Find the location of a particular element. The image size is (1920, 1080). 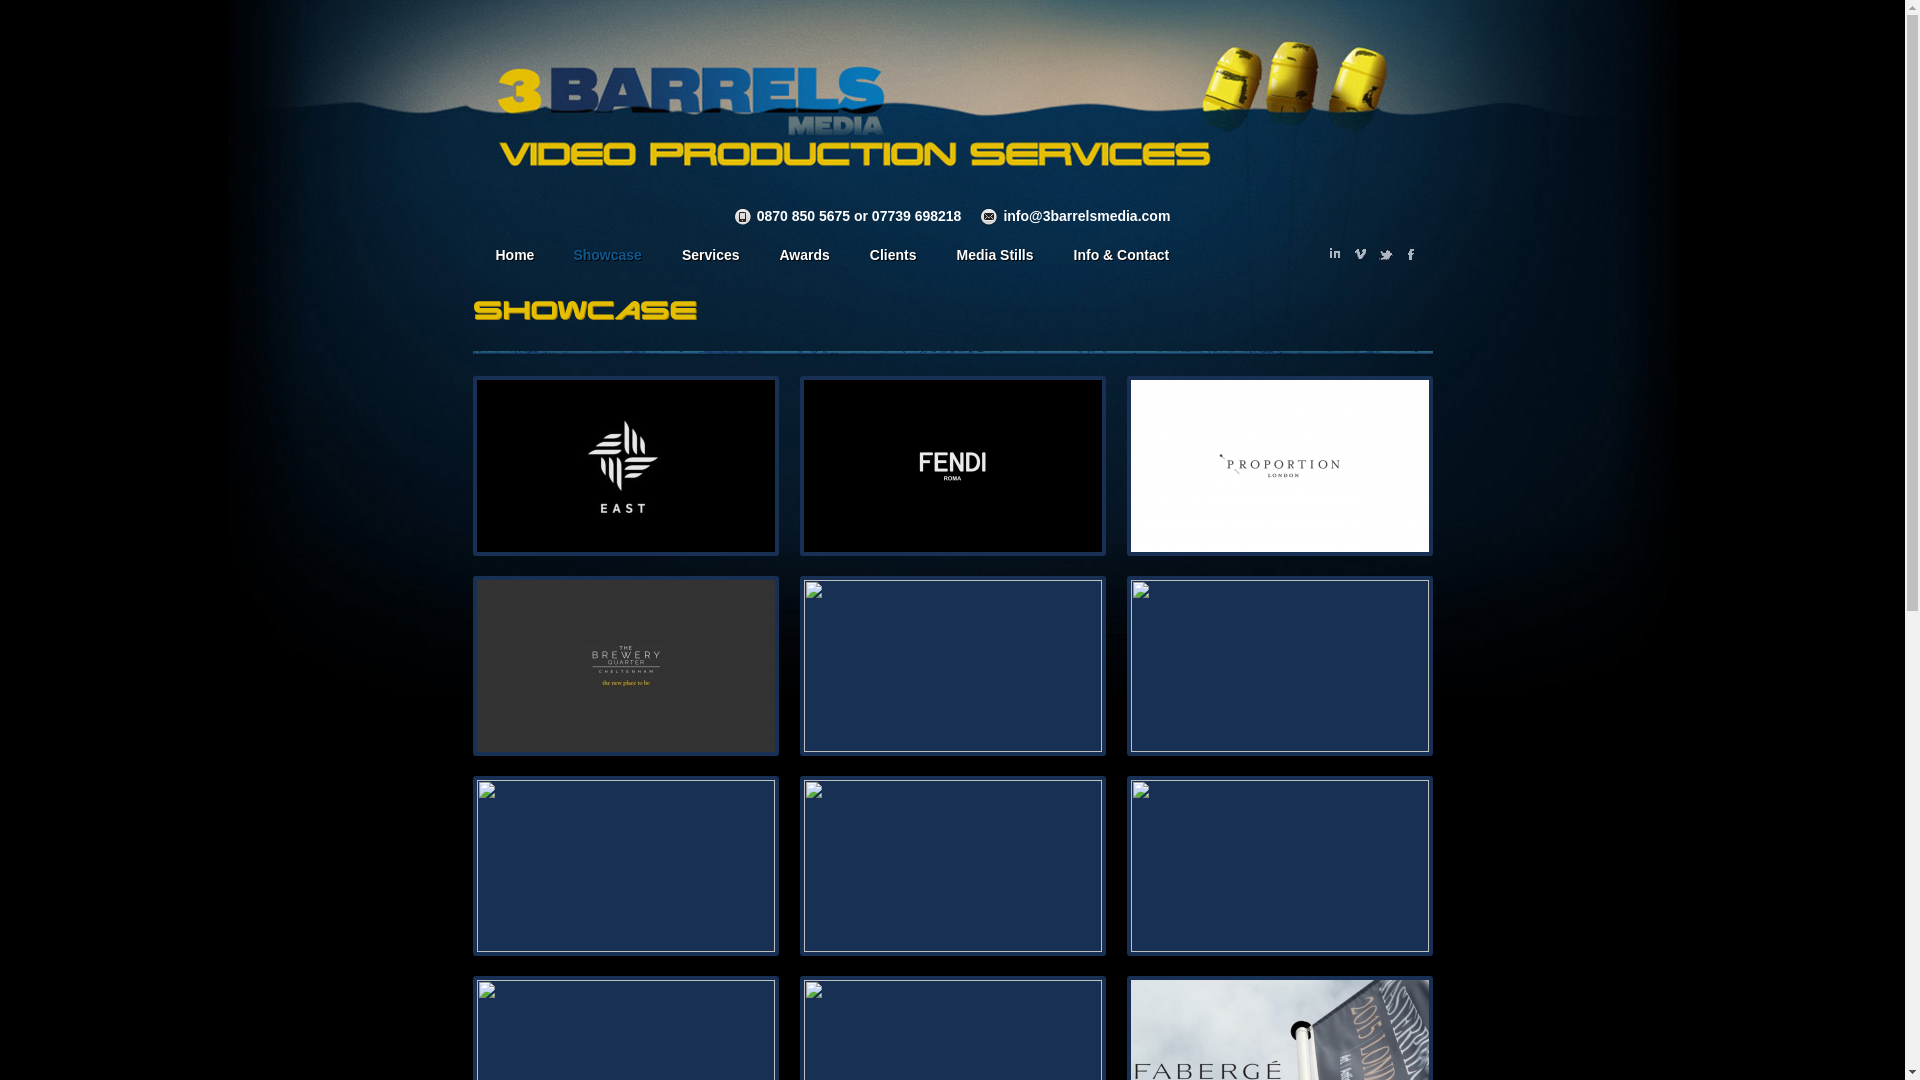

'Info & Contact' is located at coordinates (1122, 257).